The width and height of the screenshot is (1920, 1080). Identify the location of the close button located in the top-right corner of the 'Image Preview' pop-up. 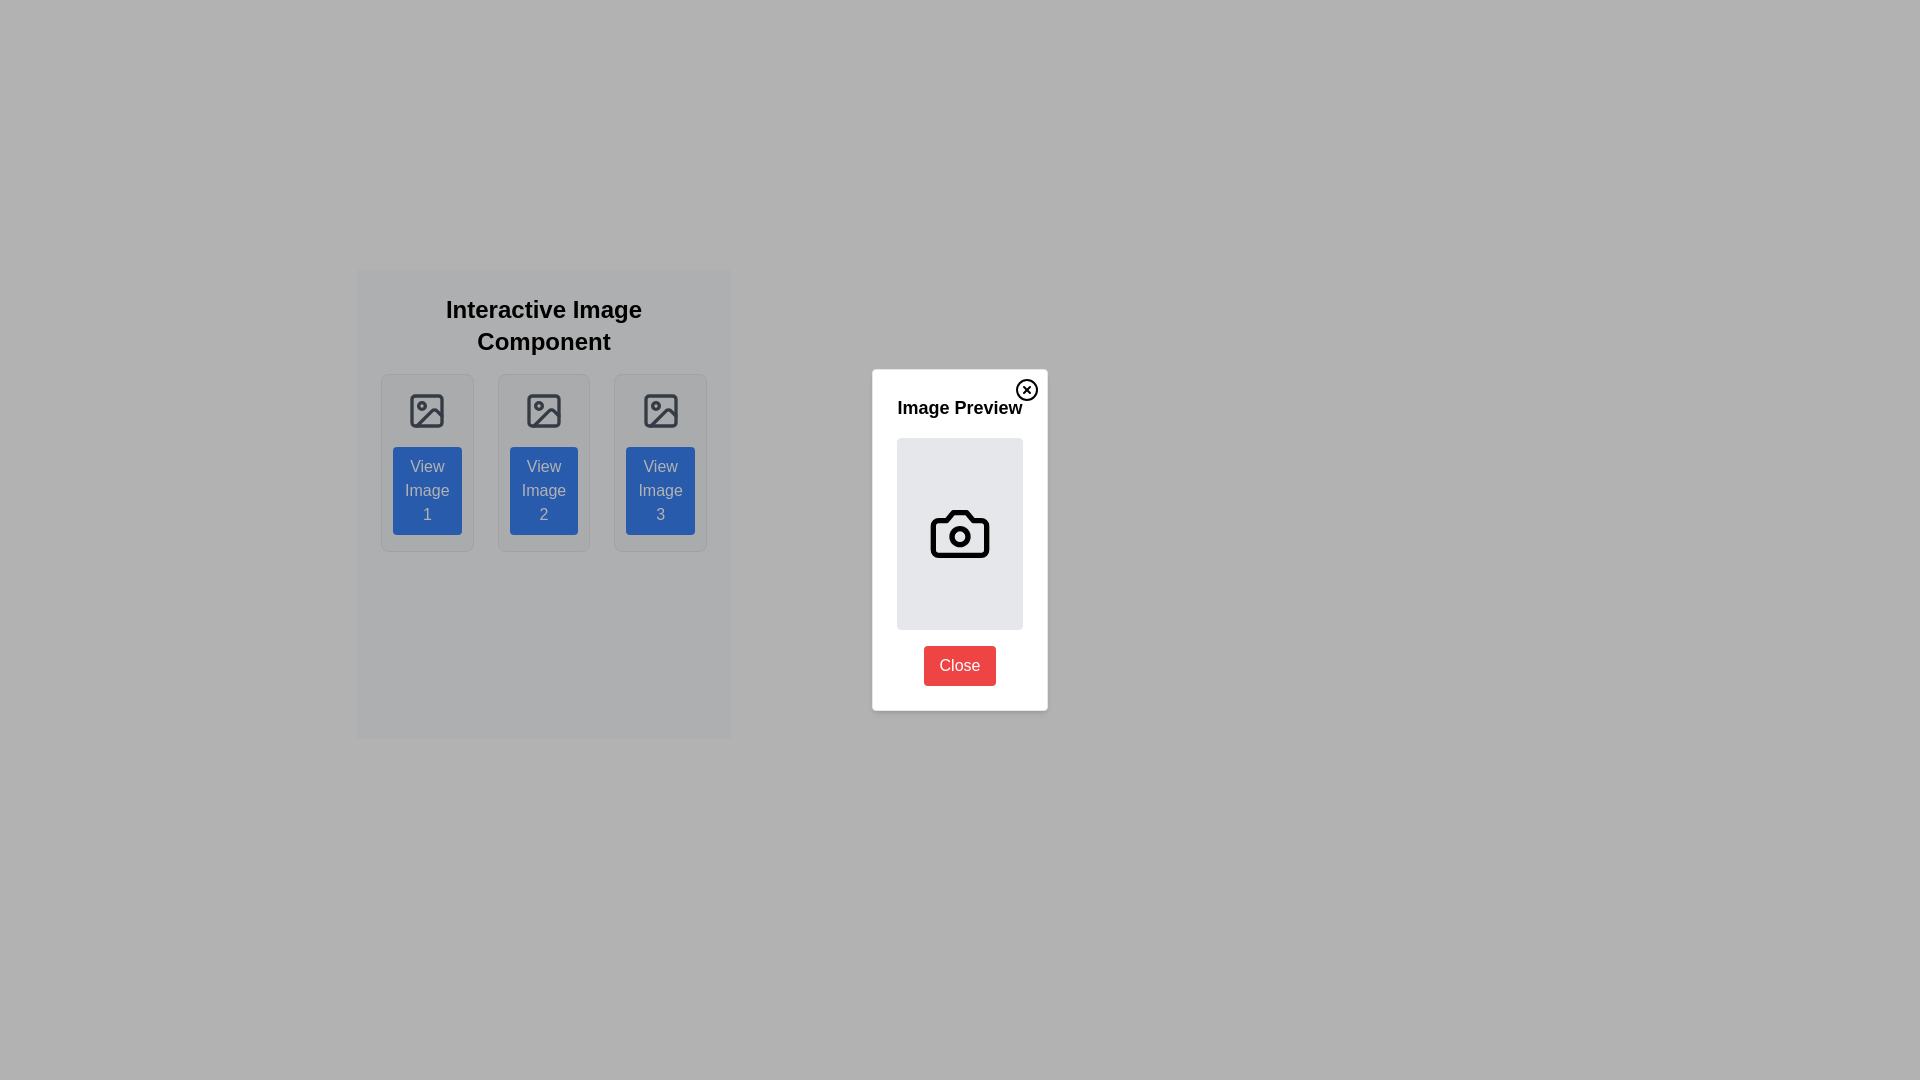
(1026, 389).